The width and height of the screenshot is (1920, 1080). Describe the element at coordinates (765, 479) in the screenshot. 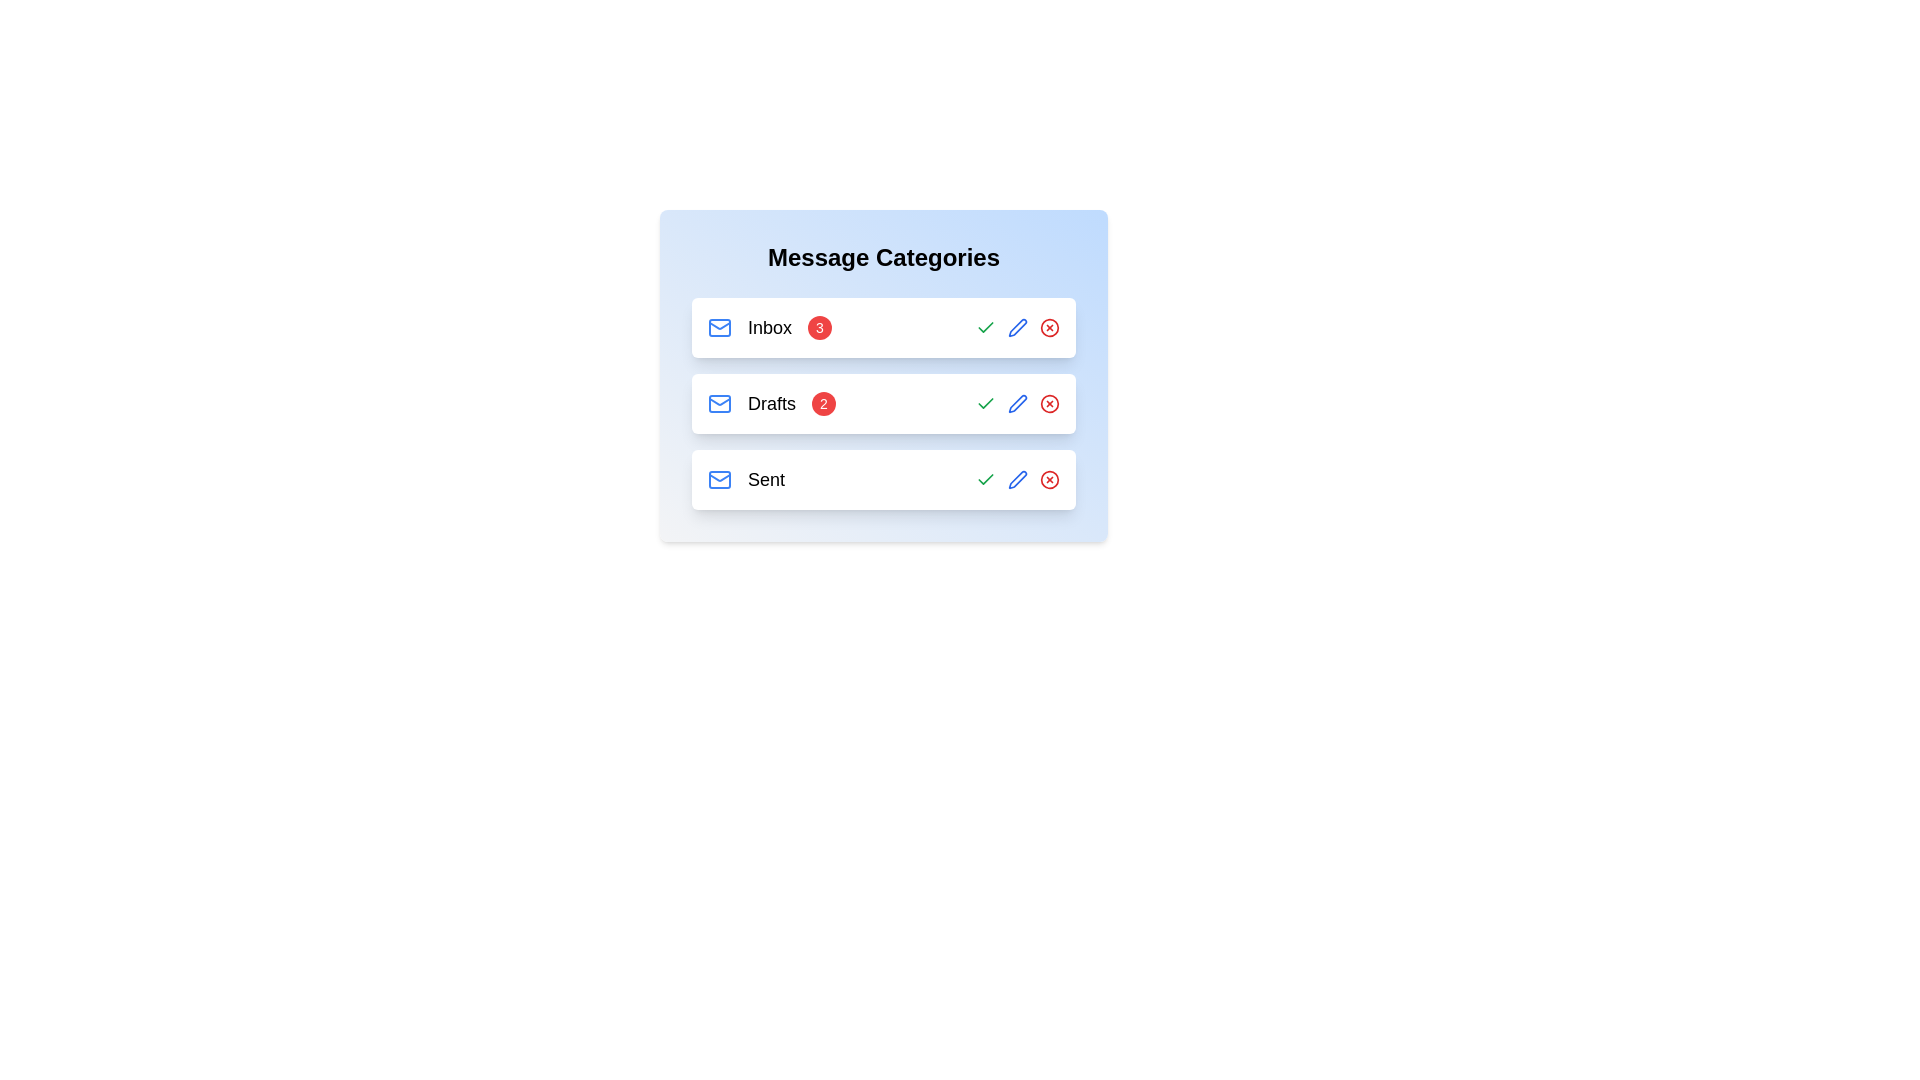

I see `the category label Sent by clicking on it` at that location.